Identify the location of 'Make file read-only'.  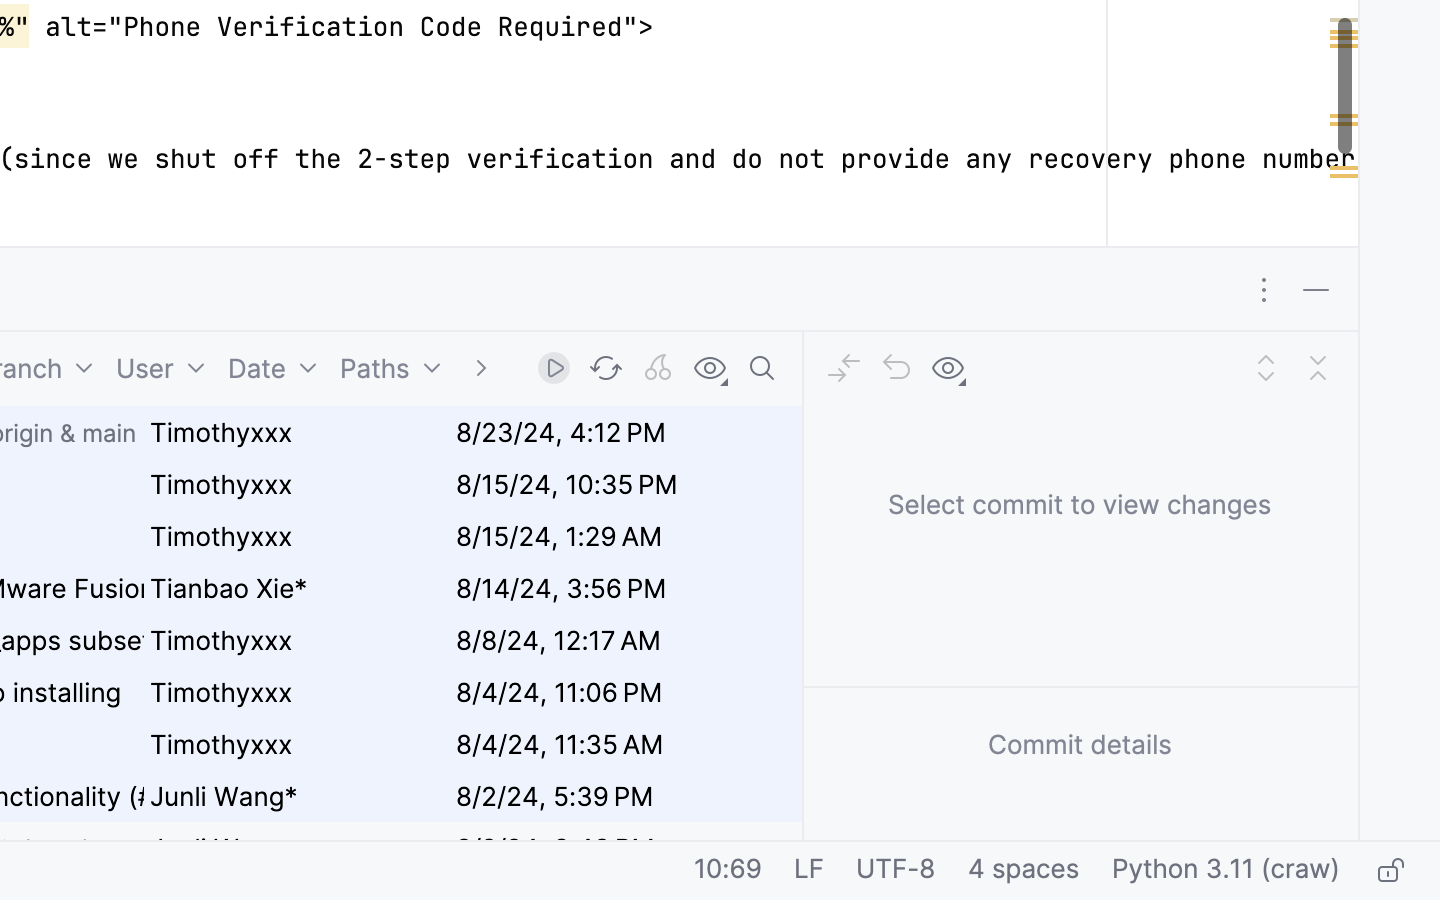
(1388, 871).